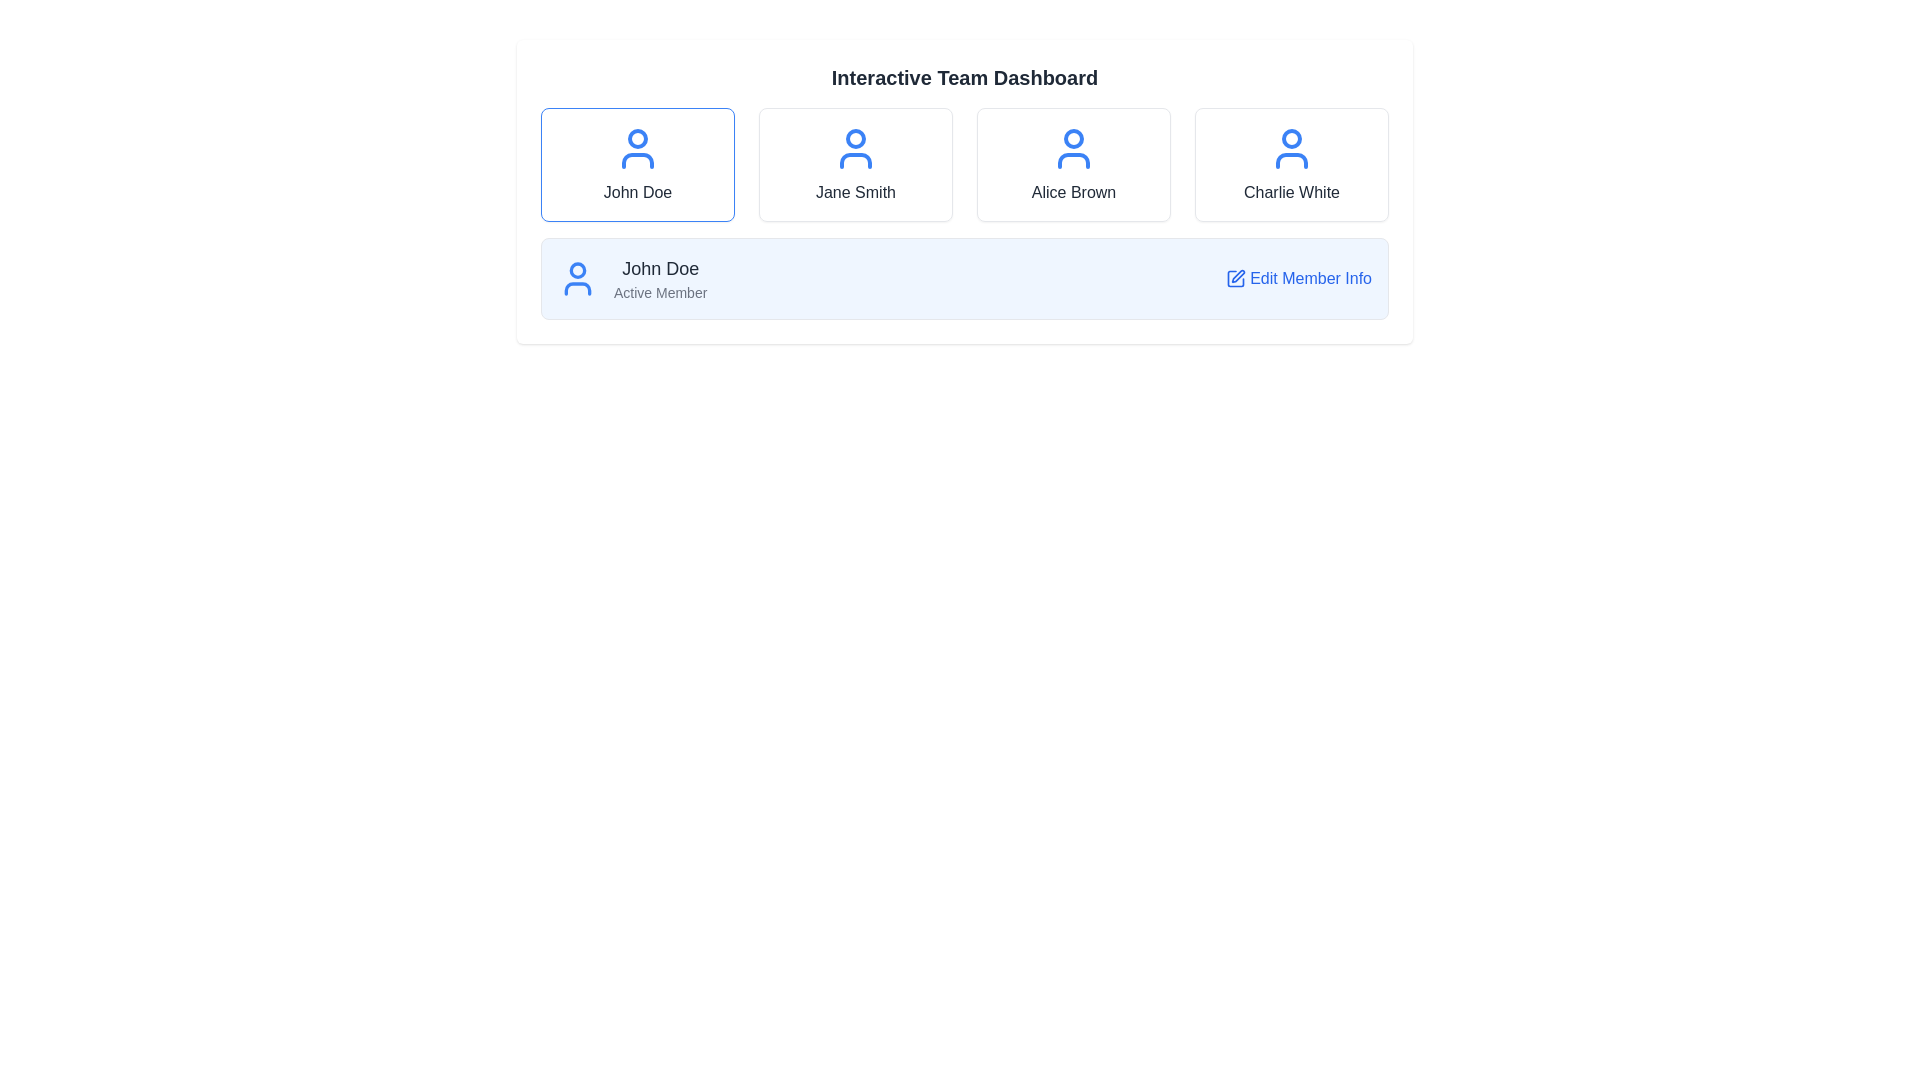 This screenshot has height=1080, width=1920. What do you see at coordinates (637, 148) in the screenshot?
I see `the user icon with a minimalist design, solid blue color, located in the first card above the text 'John Doe'` at bounding box center [637, 148].